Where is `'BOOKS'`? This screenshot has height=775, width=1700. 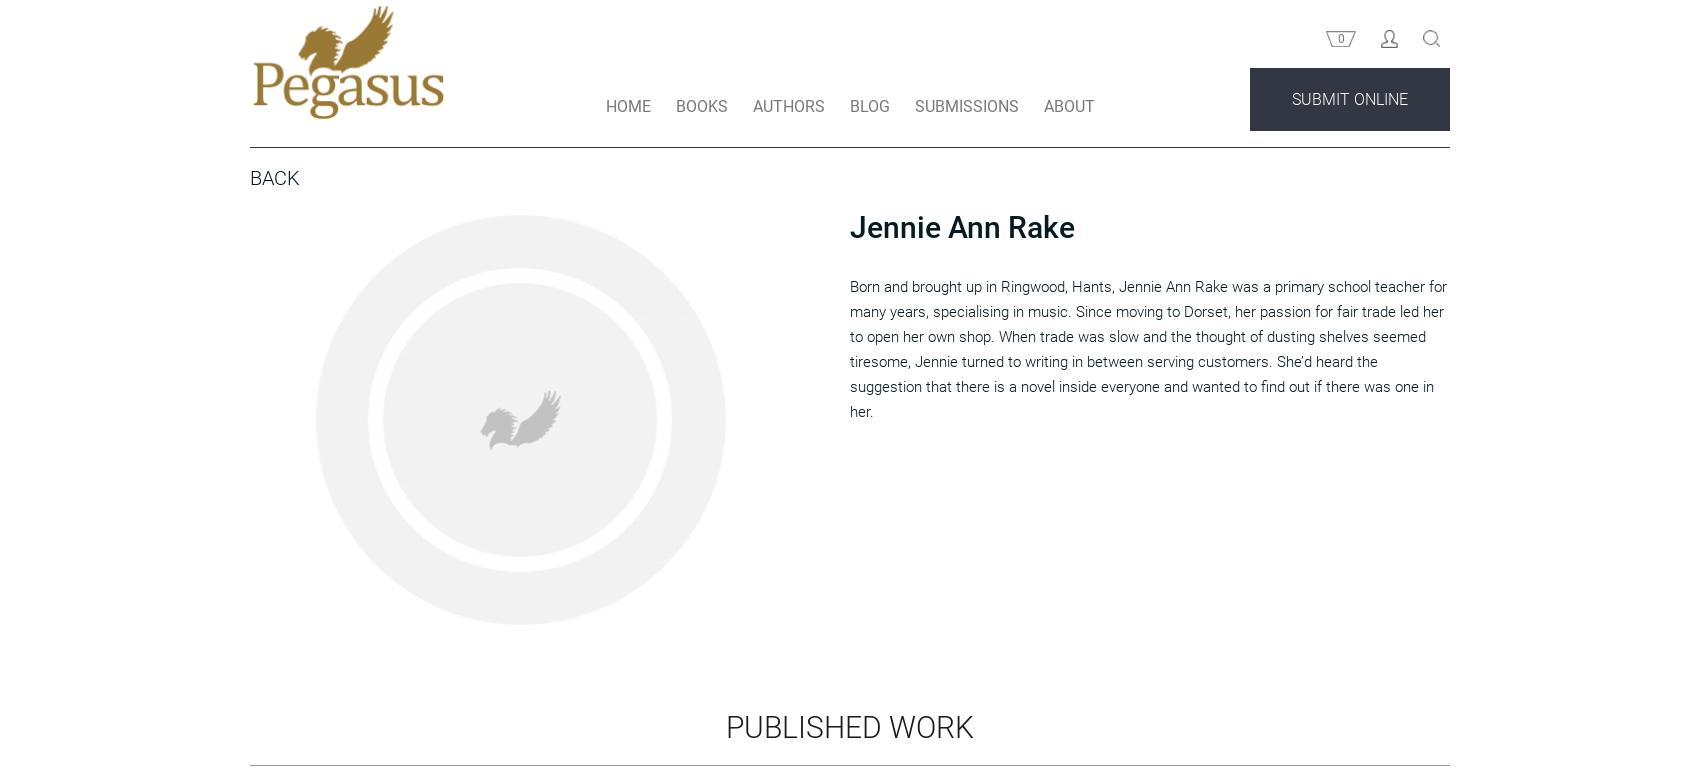 'BOOKS' is located at coordinates (701, 143).